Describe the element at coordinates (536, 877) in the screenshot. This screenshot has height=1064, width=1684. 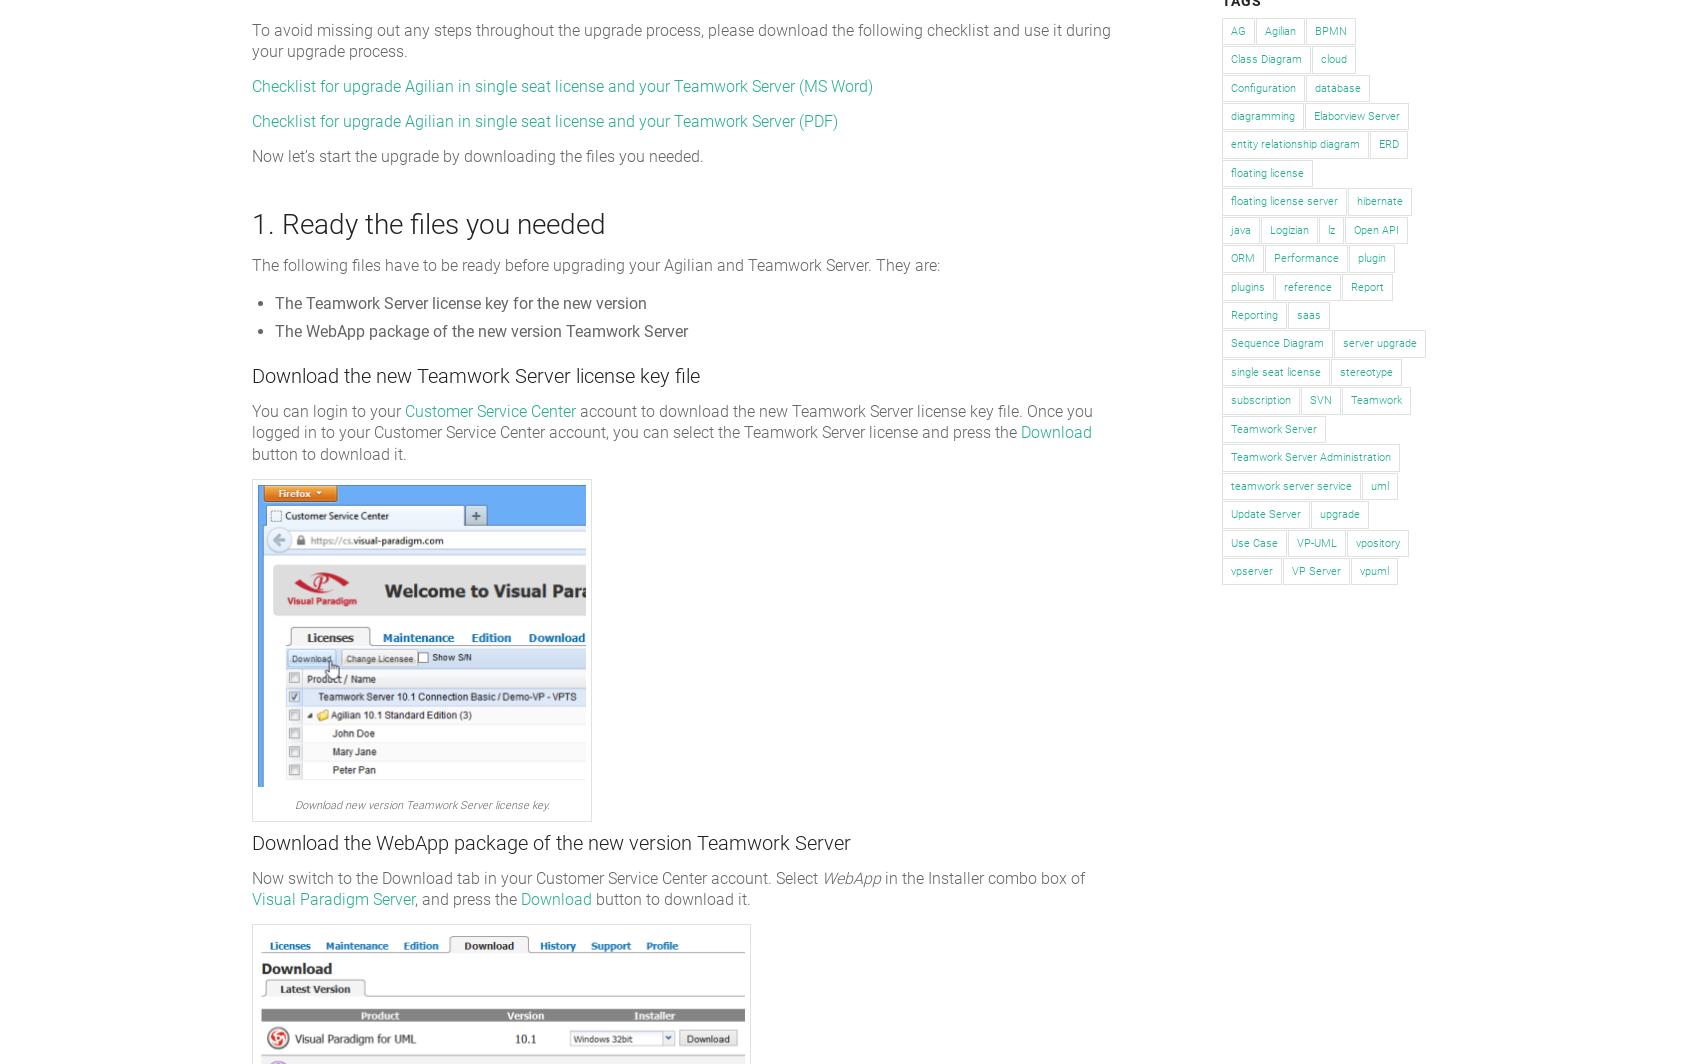
I see `'Now switch to the Download tab in your Customer Service Center account. Select'` at that location.